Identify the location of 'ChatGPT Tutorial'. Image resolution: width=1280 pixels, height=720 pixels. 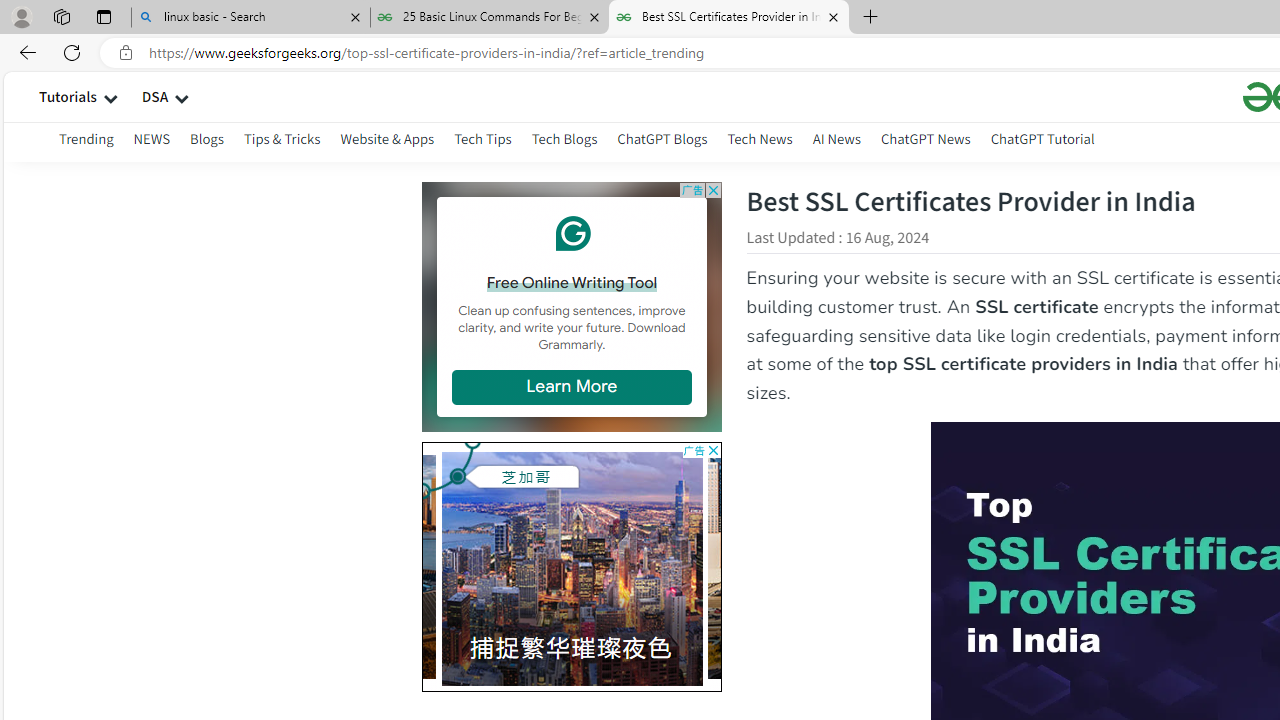
(1041, 141).